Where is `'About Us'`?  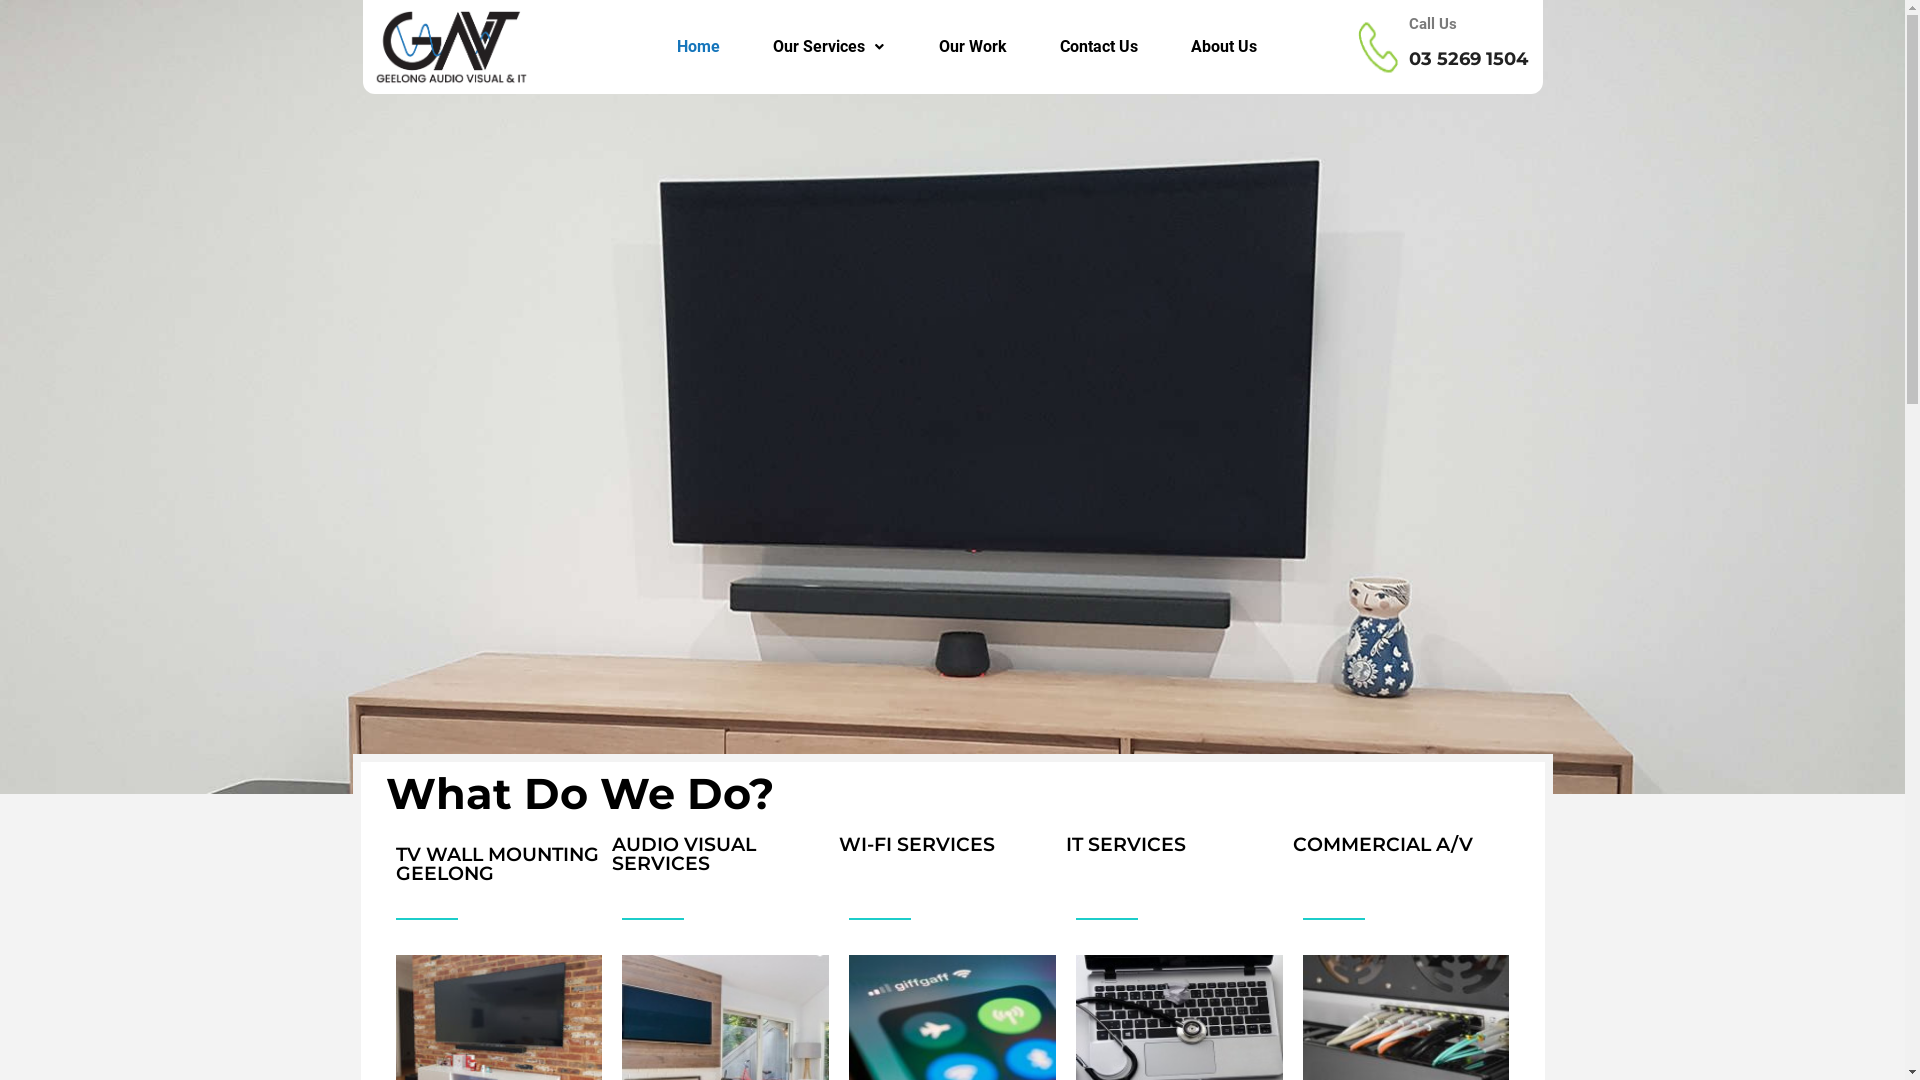
'About Us' is located at coordinates (1222, 45).